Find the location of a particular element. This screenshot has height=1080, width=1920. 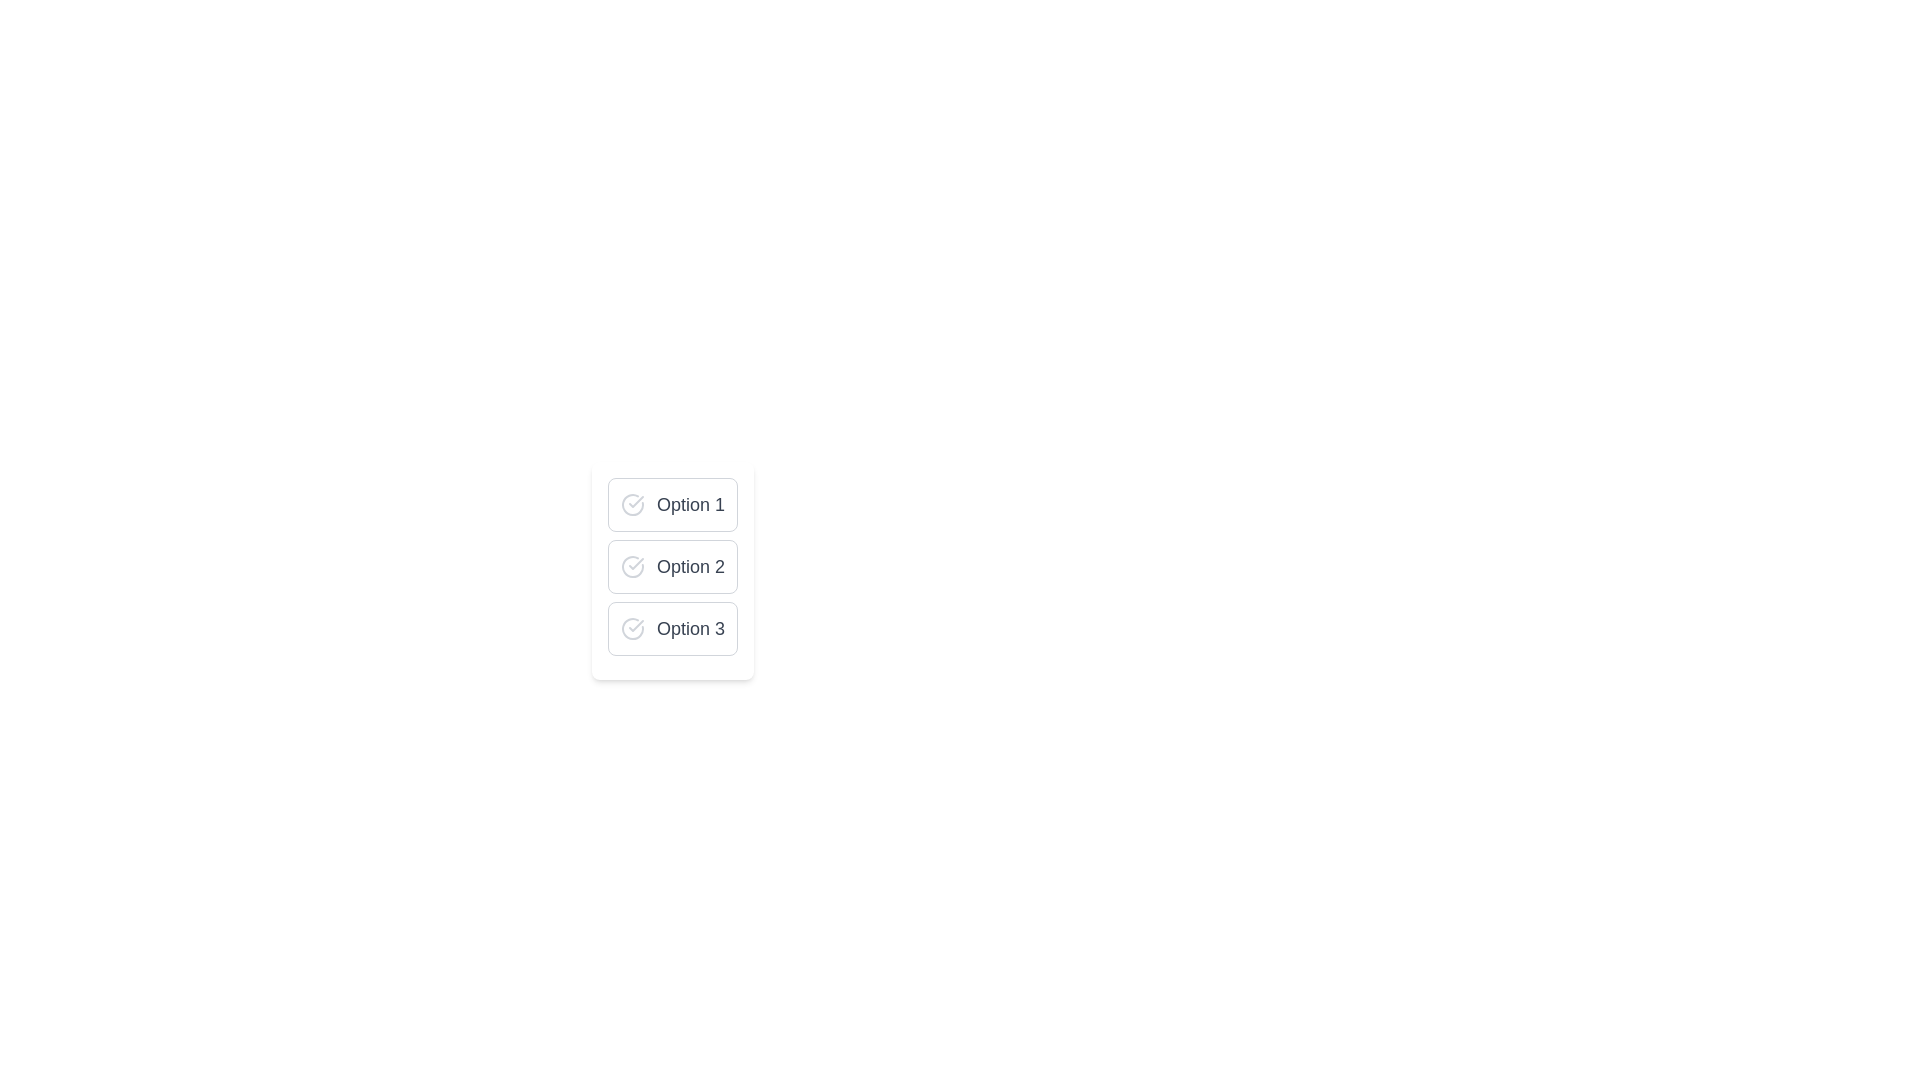

the text label representing the third selectable option in the vertical menu is located at coordinates (691, 627).